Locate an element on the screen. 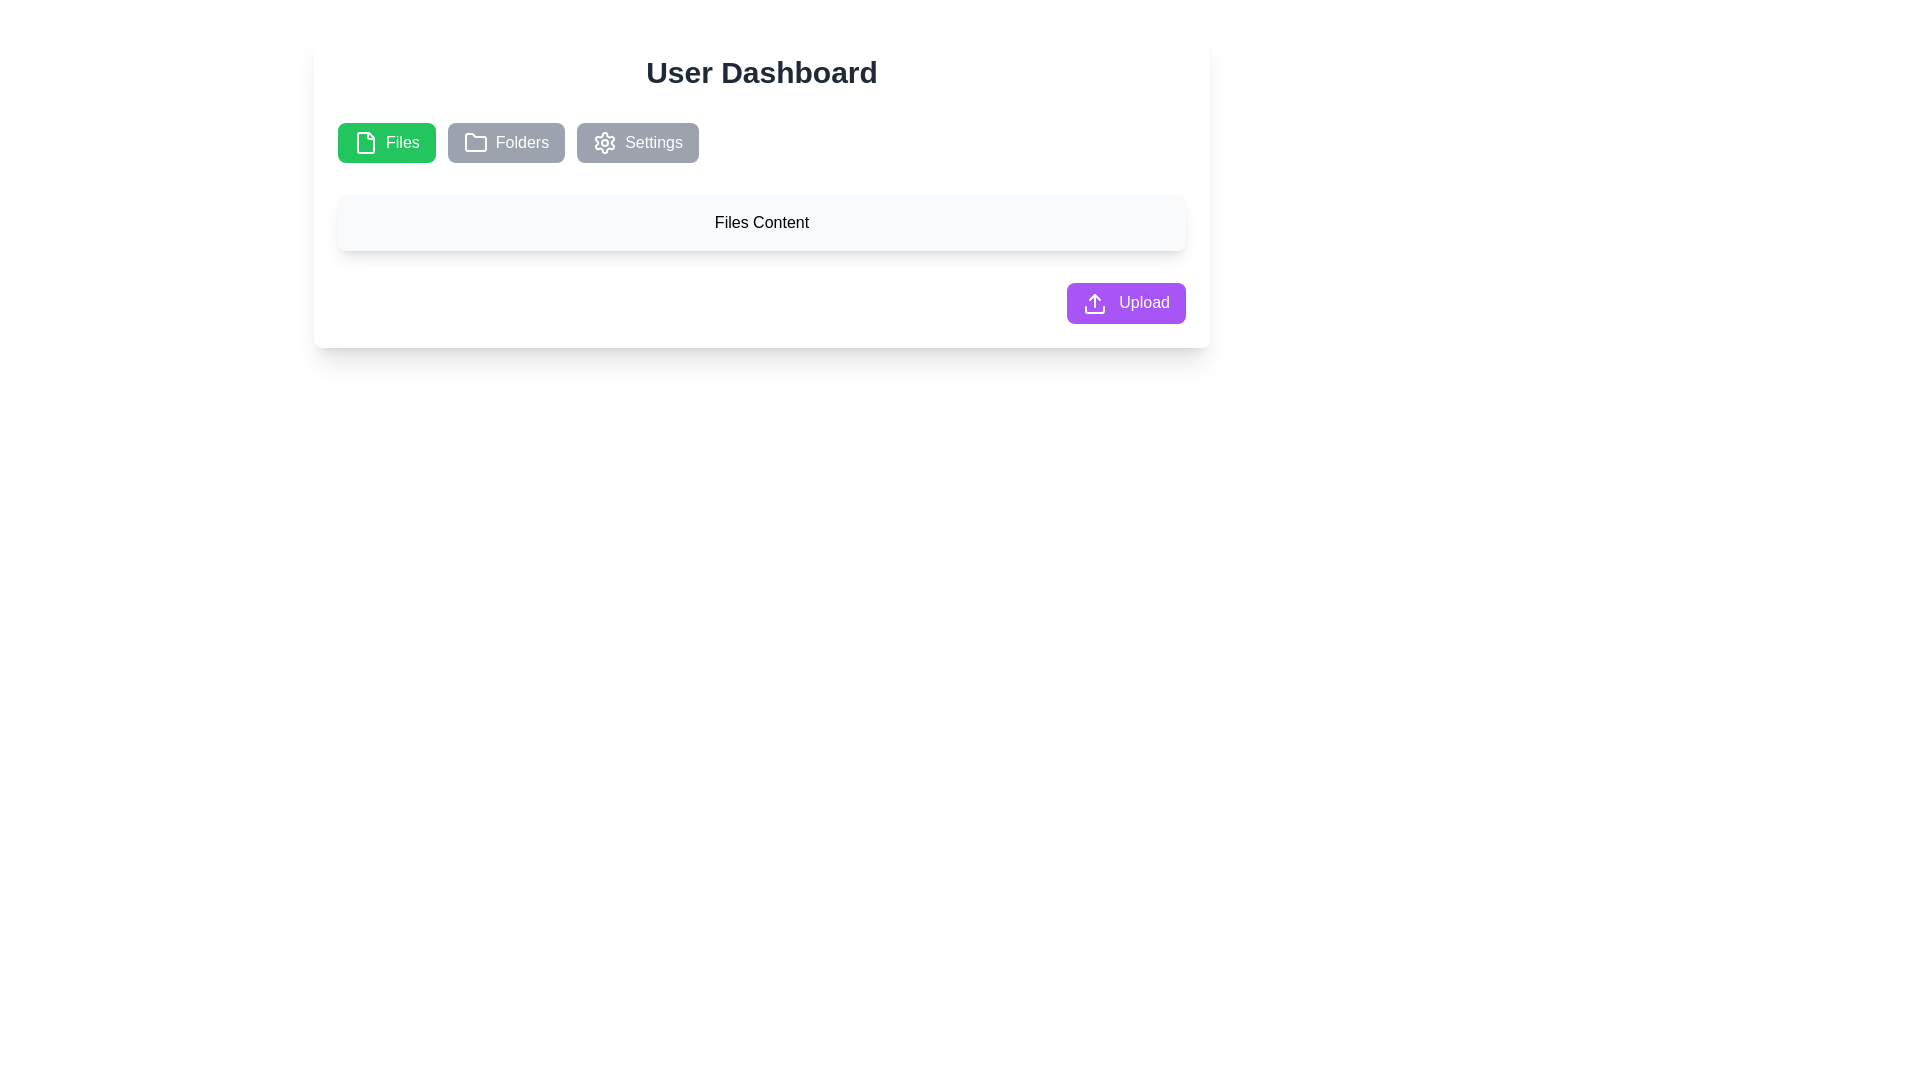 The height and width of the screenshot is (1080, 1920). the 'Files' button, which is a rectangular button with rounded edges, green background, and a document icon on the left is located at coordinates (386, 141).